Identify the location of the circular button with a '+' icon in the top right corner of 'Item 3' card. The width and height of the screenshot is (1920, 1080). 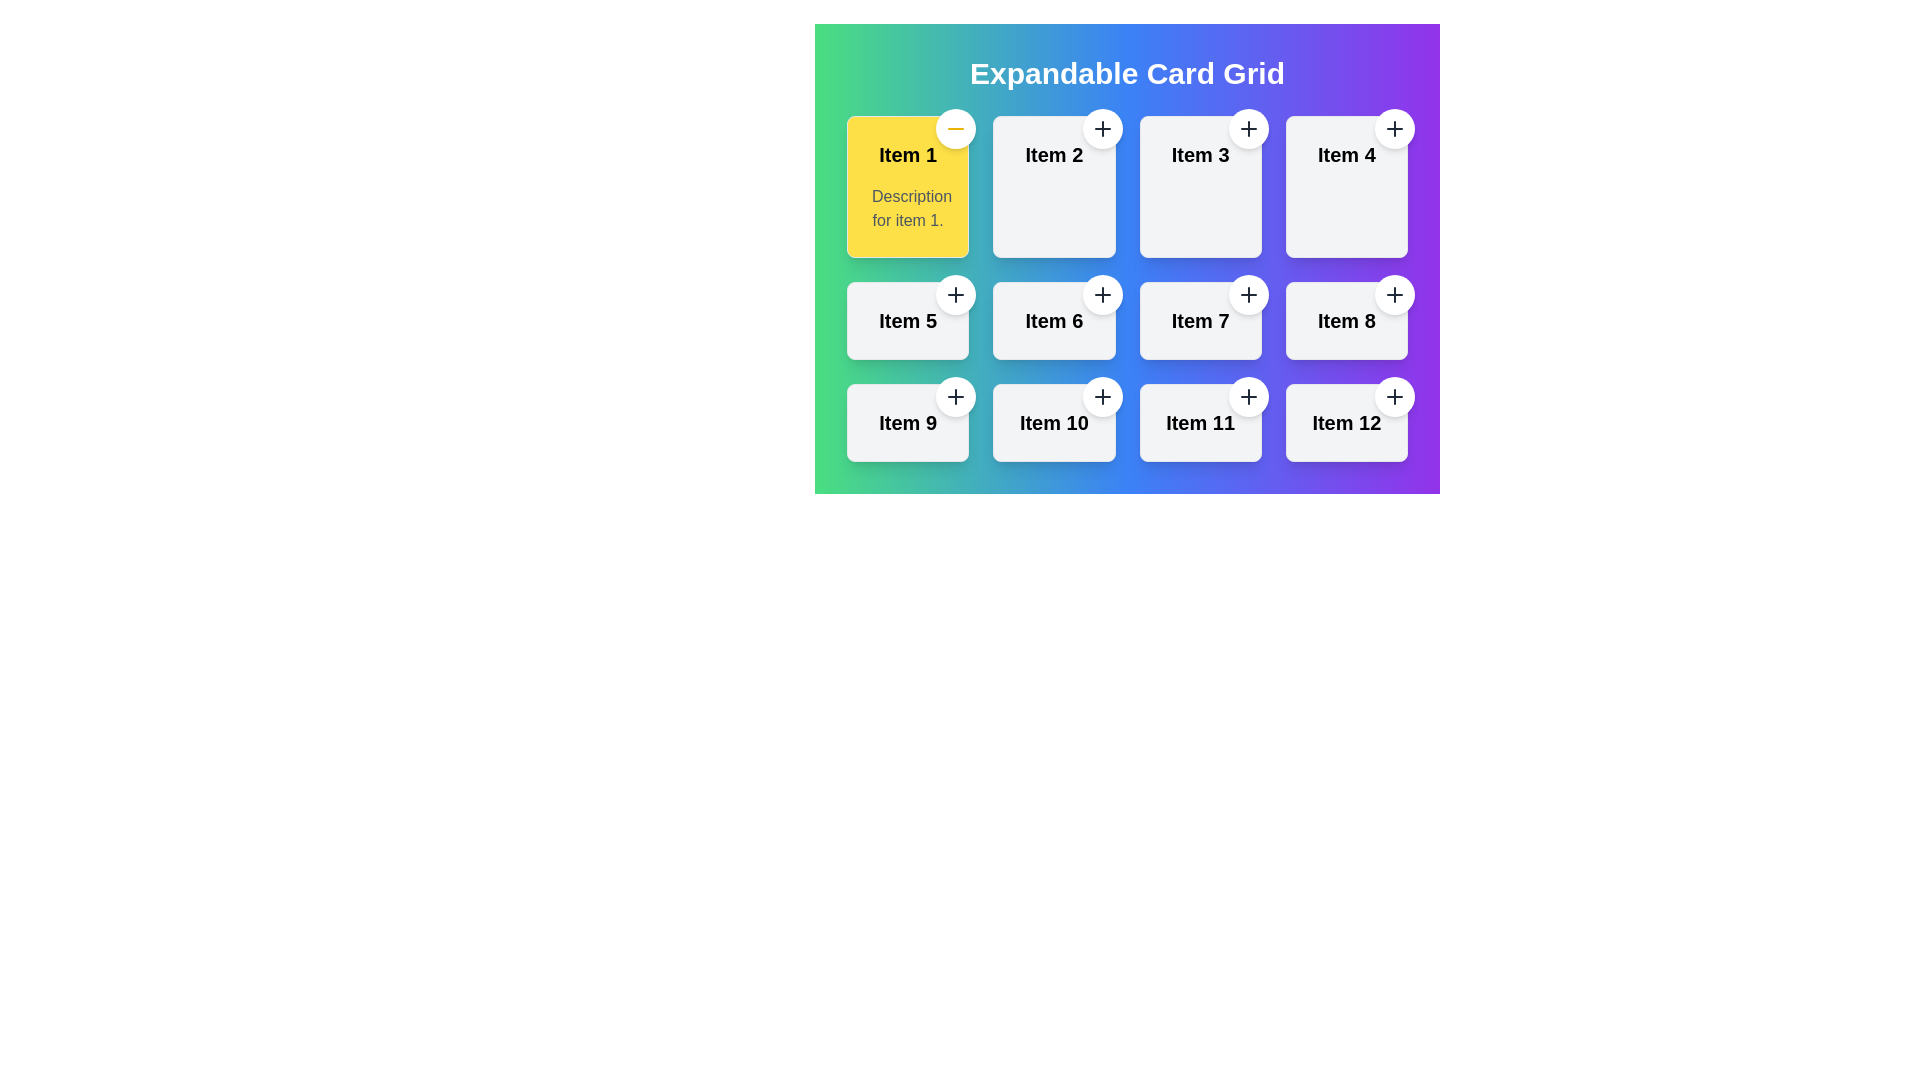
(1247, 128).